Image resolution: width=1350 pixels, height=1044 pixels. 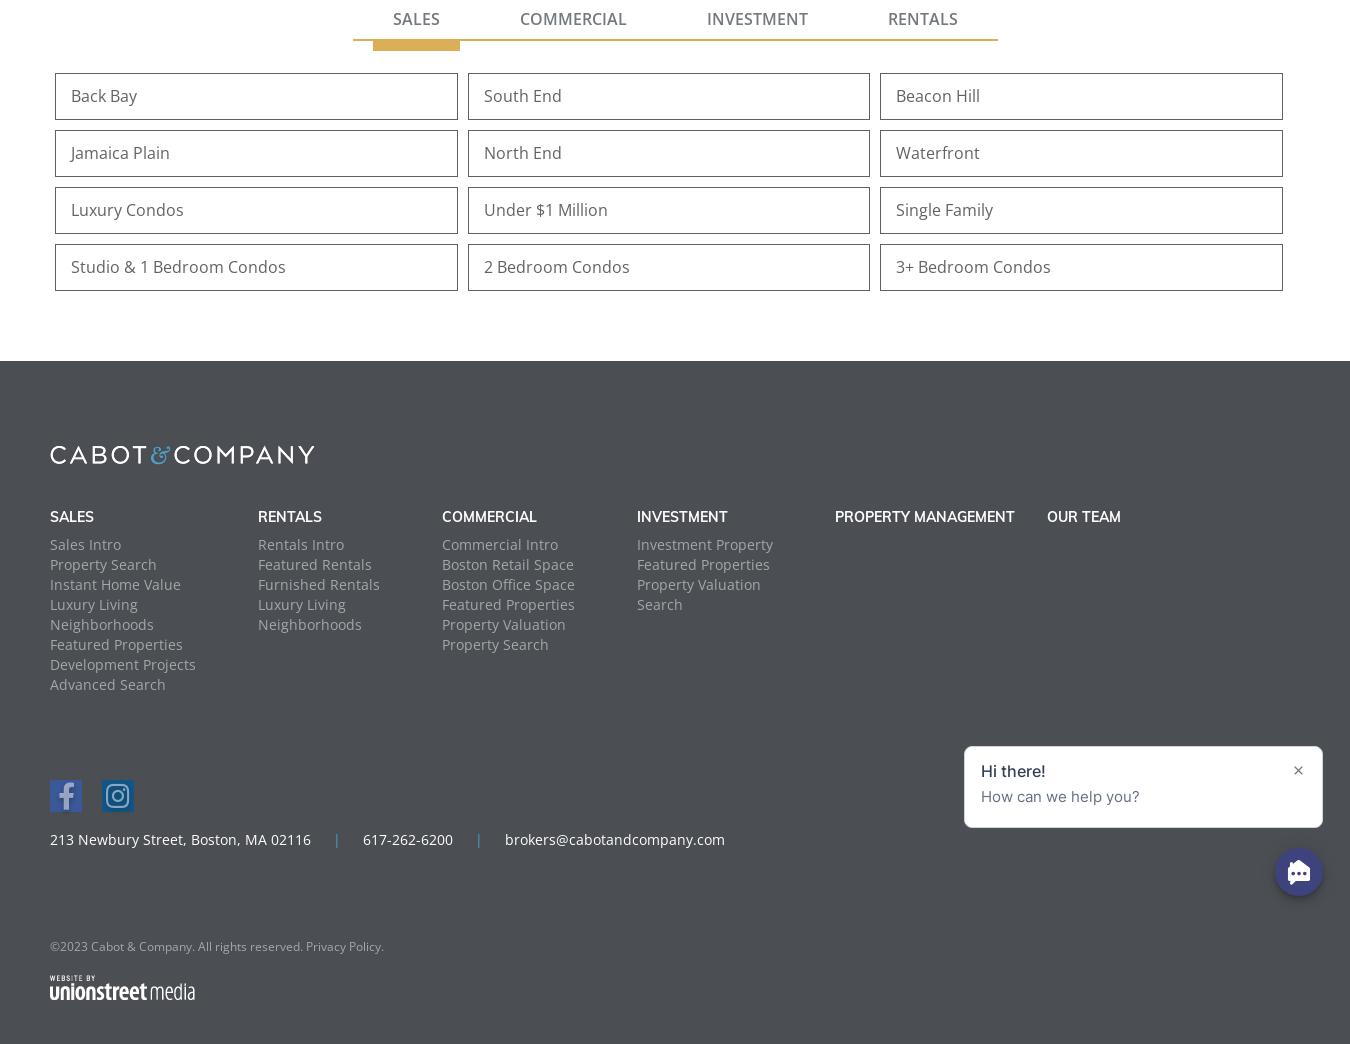 What do you see at coordinates (122, 663) in the screenshot?
I see `'Development Projects'` at bounding box center [122, 663].